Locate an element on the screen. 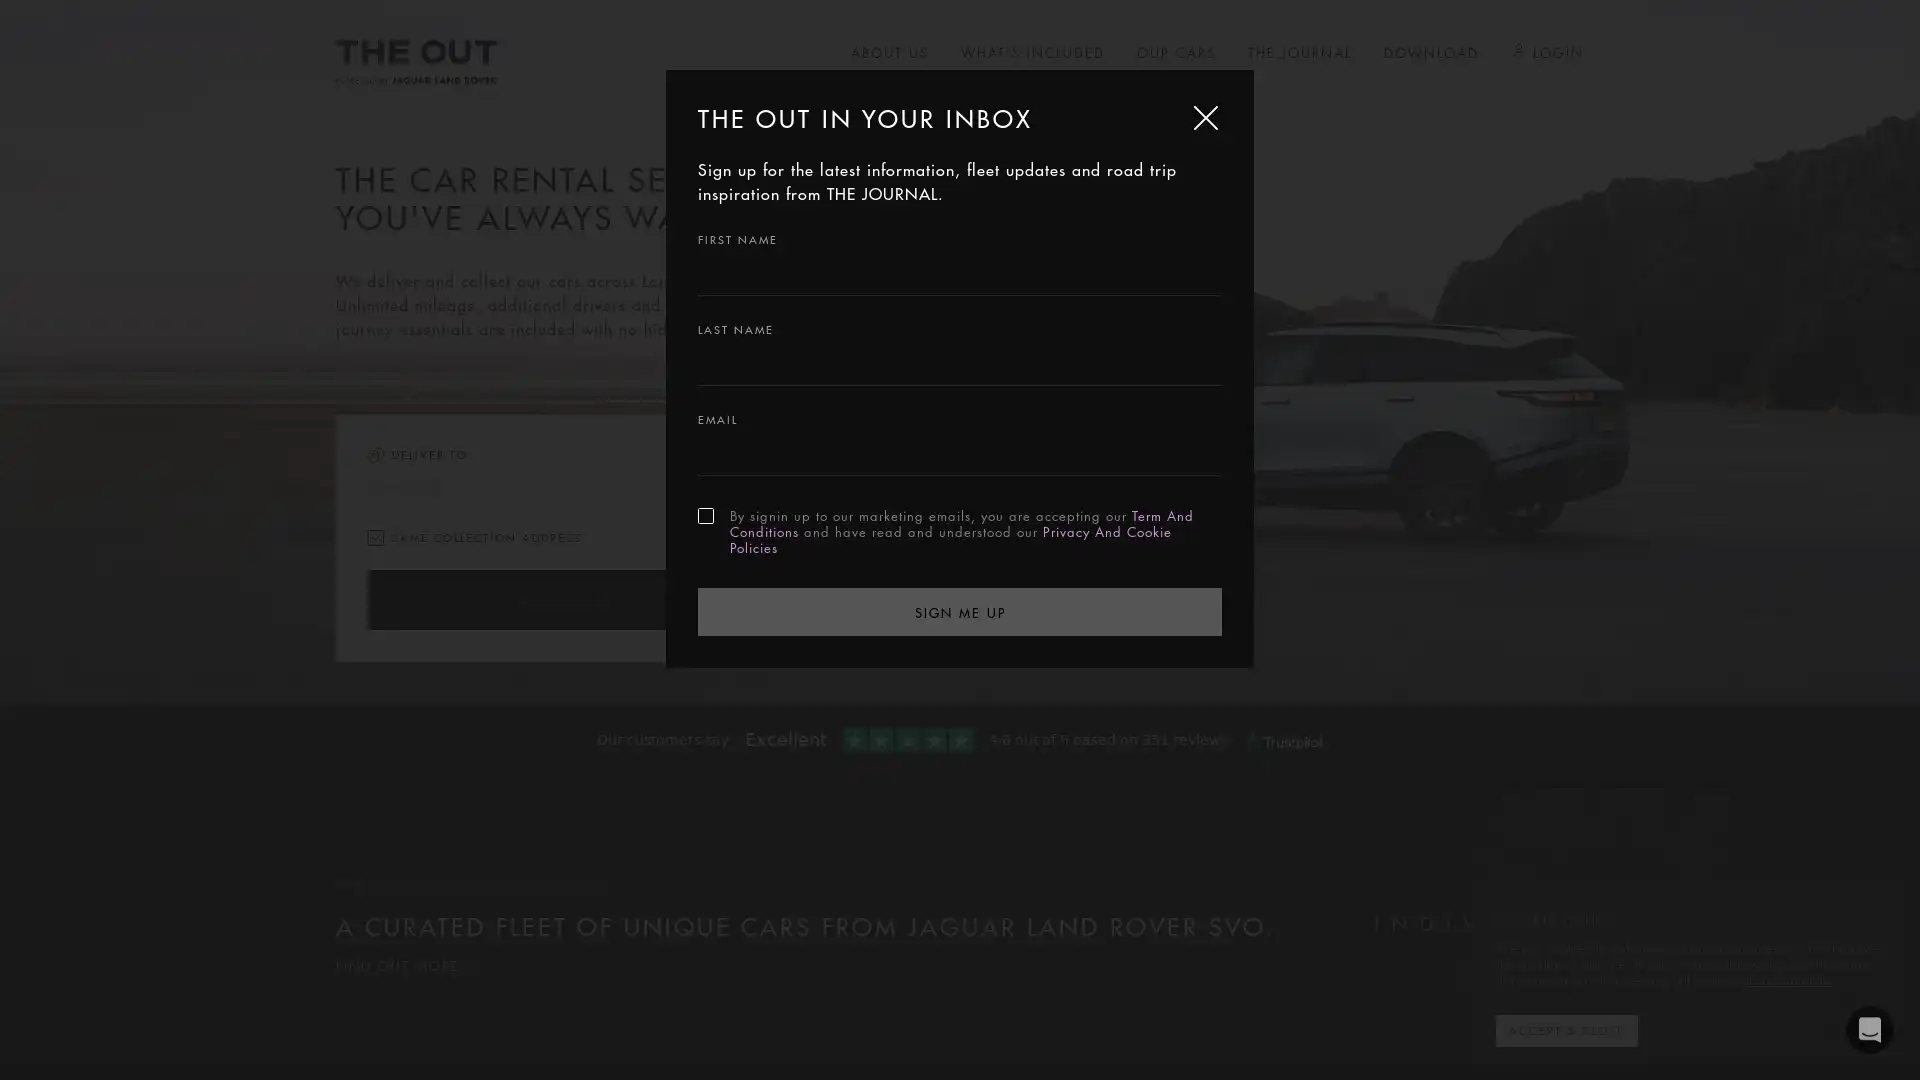  Open Intercom Messenger is located at coordinates (1869, 1029).